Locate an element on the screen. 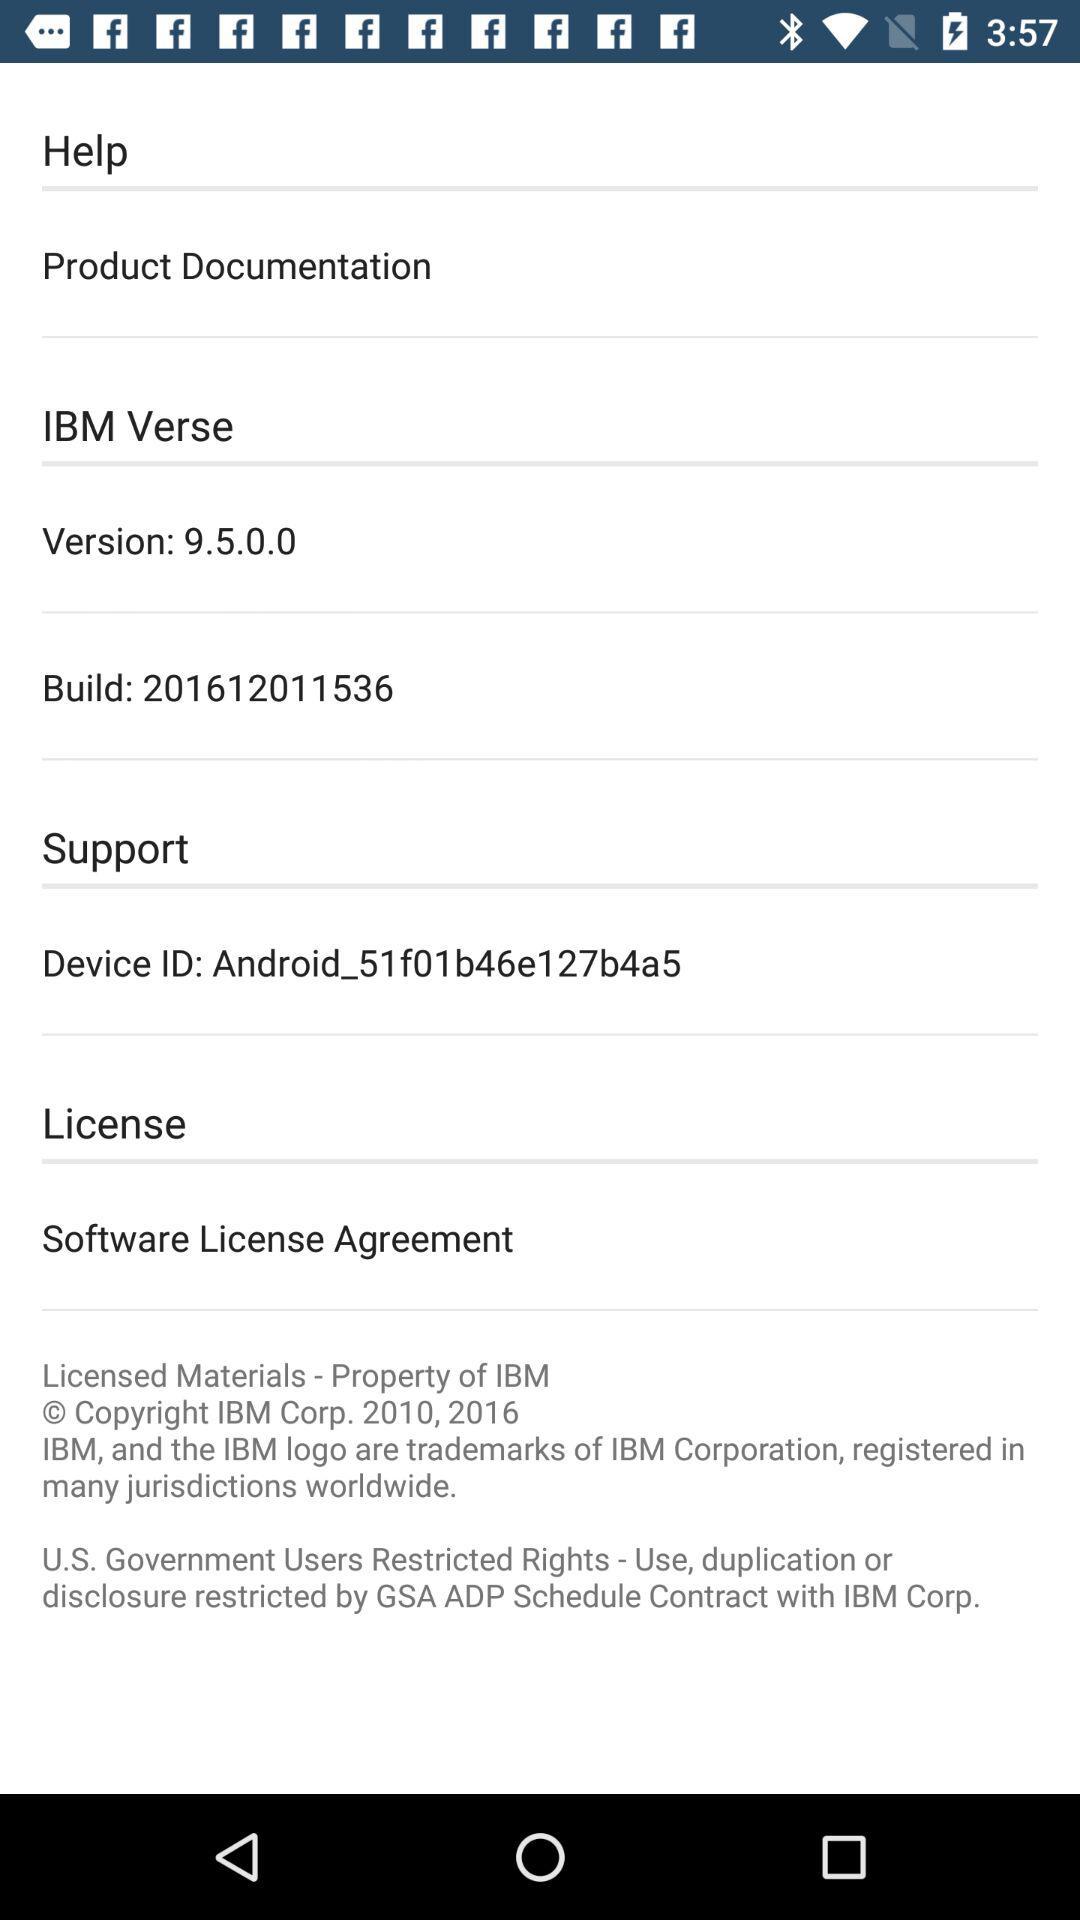 This screenshot has width=1080, height=1920. icon below the help is located at coordinates (540, 263).